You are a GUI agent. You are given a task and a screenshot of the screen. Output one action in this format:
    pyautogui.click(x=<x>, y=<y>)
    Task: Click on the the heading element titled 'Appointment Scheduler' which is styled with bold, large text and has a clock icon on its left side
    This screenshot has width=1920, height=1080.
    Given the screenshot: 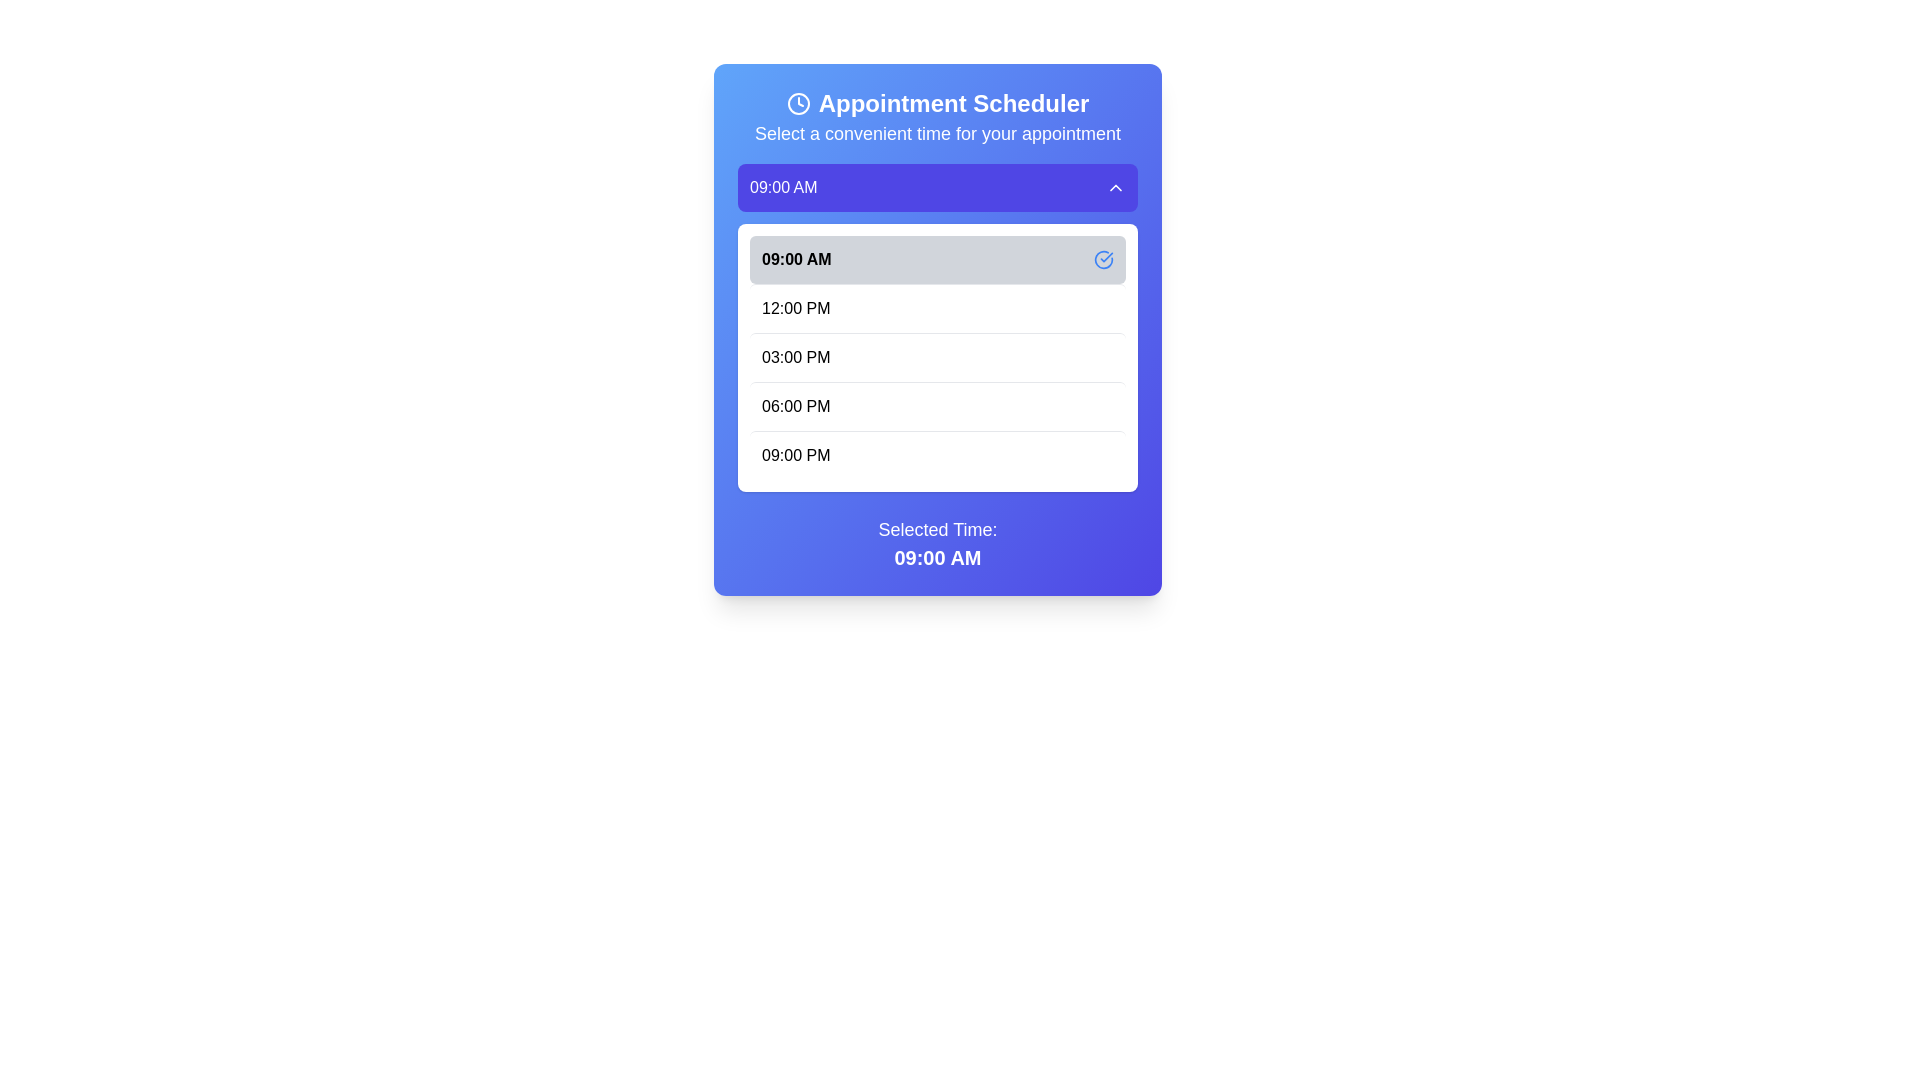 What is the action you would take?
    pyautogui.click(x=936, y=104)
    